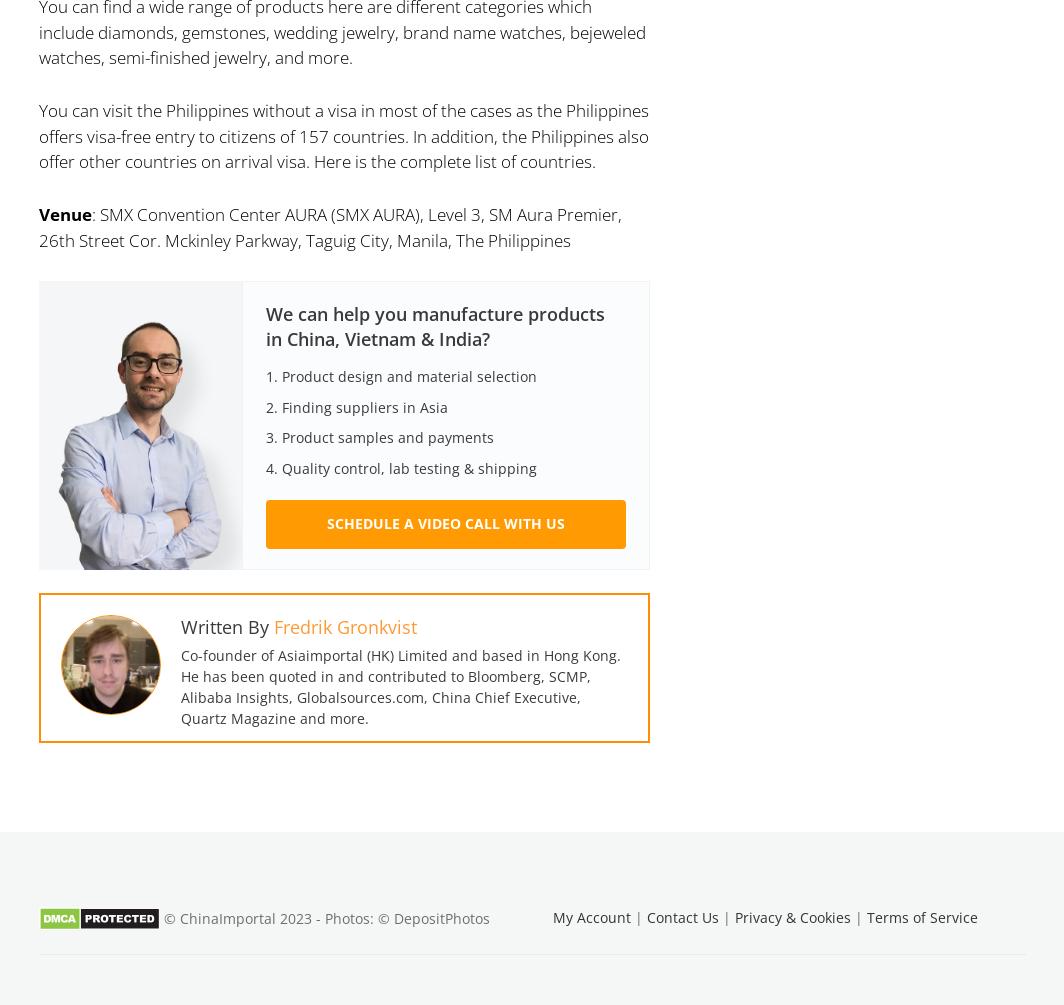 This screenshot has width=1064, height=1005. What do you see at coordinates (592, 916) in the screenshot?
I see `'My Account'` at bounding box center [592, 916].